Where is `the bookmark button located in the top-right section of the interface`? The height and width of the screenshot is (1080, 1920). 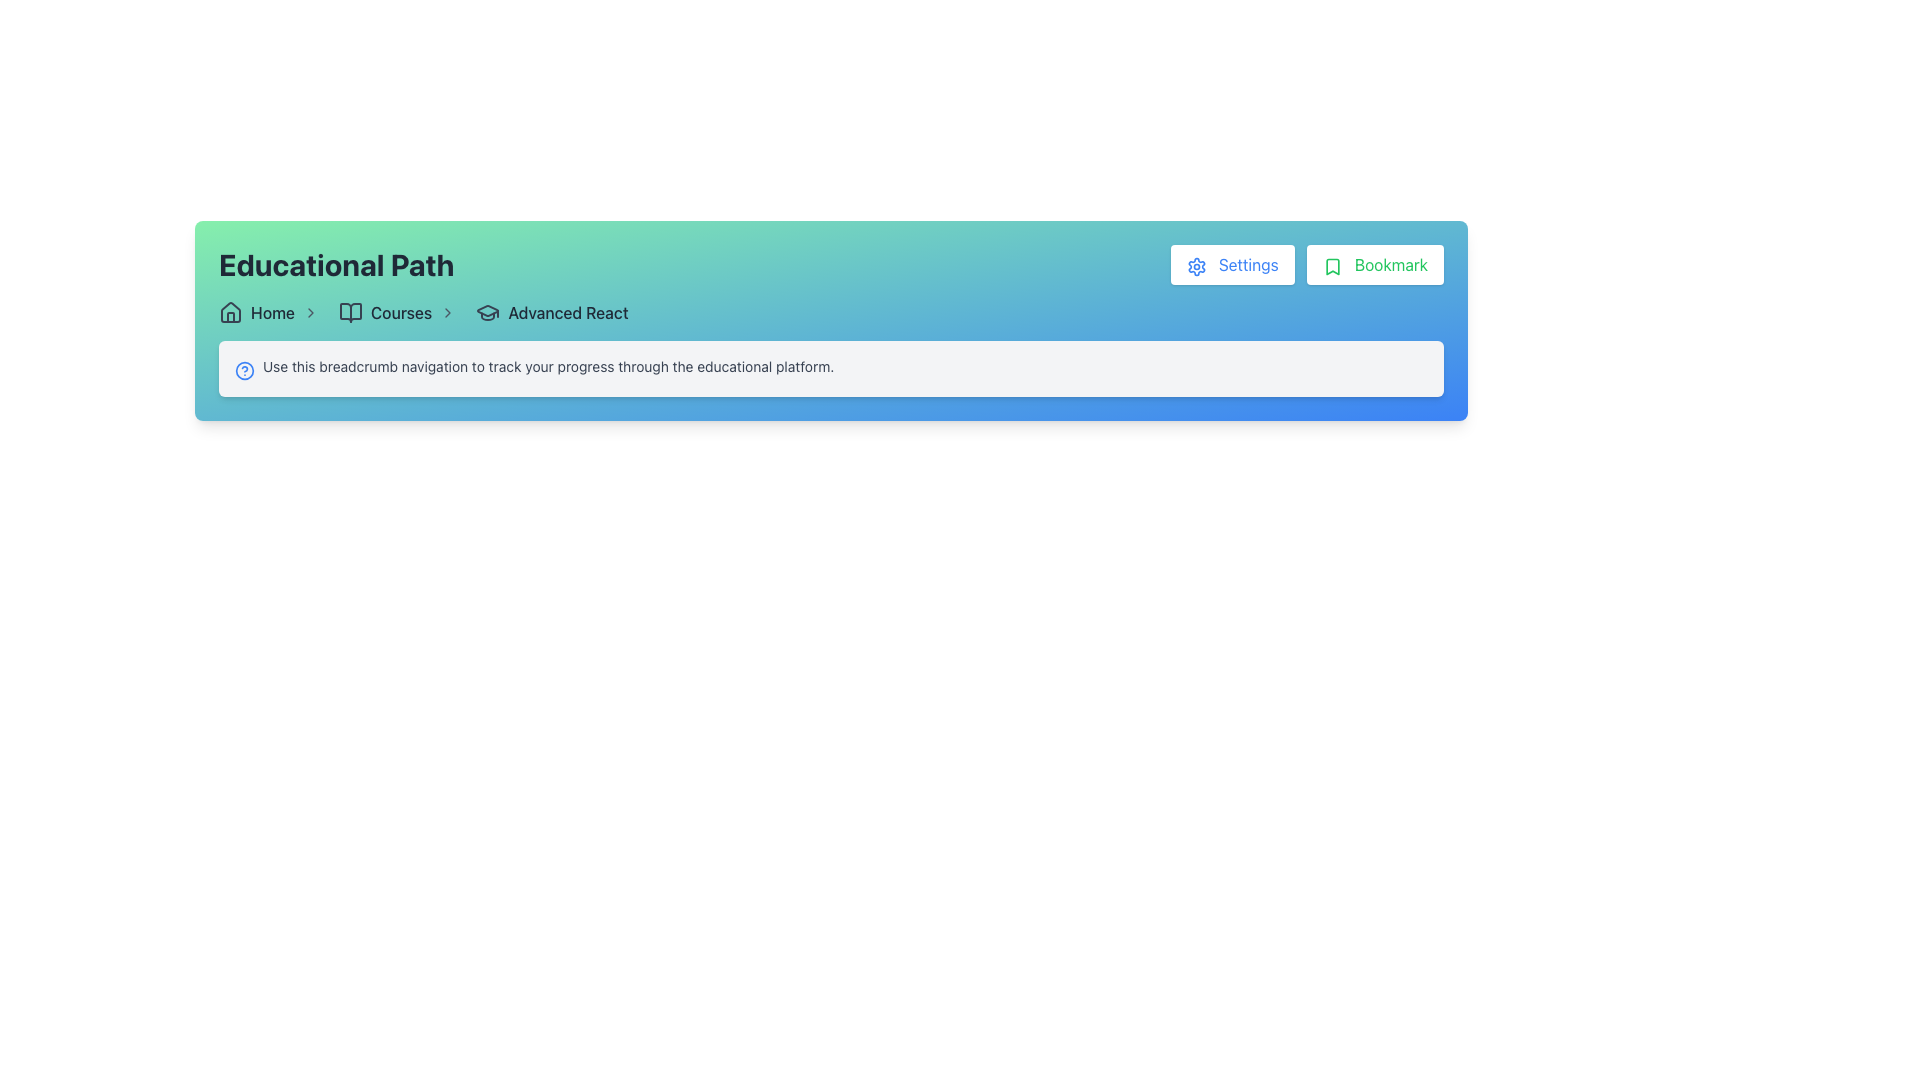 the bookmark button located in the top-right section of the interface is located at coordinates (1373, 264).